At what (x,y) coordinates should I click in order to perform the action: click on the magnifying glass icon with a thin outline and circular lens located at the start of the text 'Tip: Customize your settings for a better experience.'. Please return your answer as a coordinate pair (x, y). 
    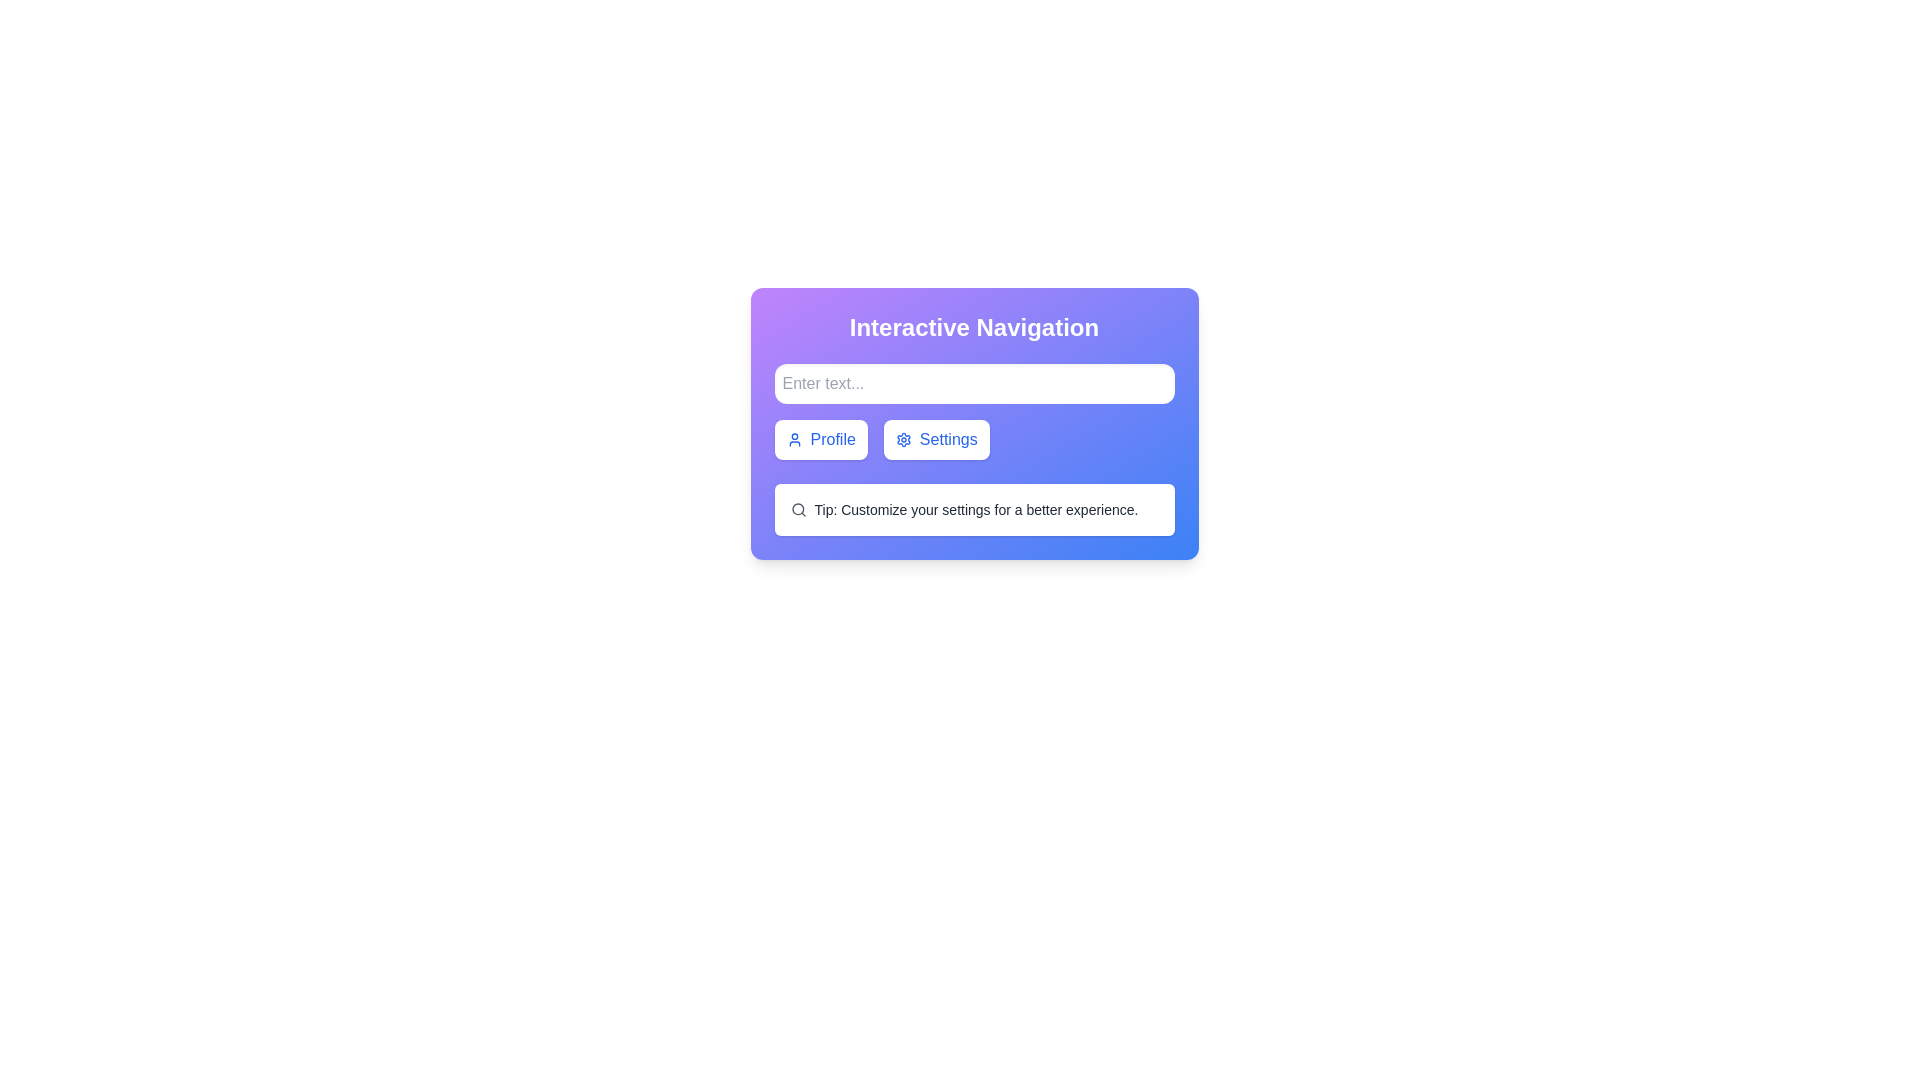
    Looking at the image, I should click on (797, 508).